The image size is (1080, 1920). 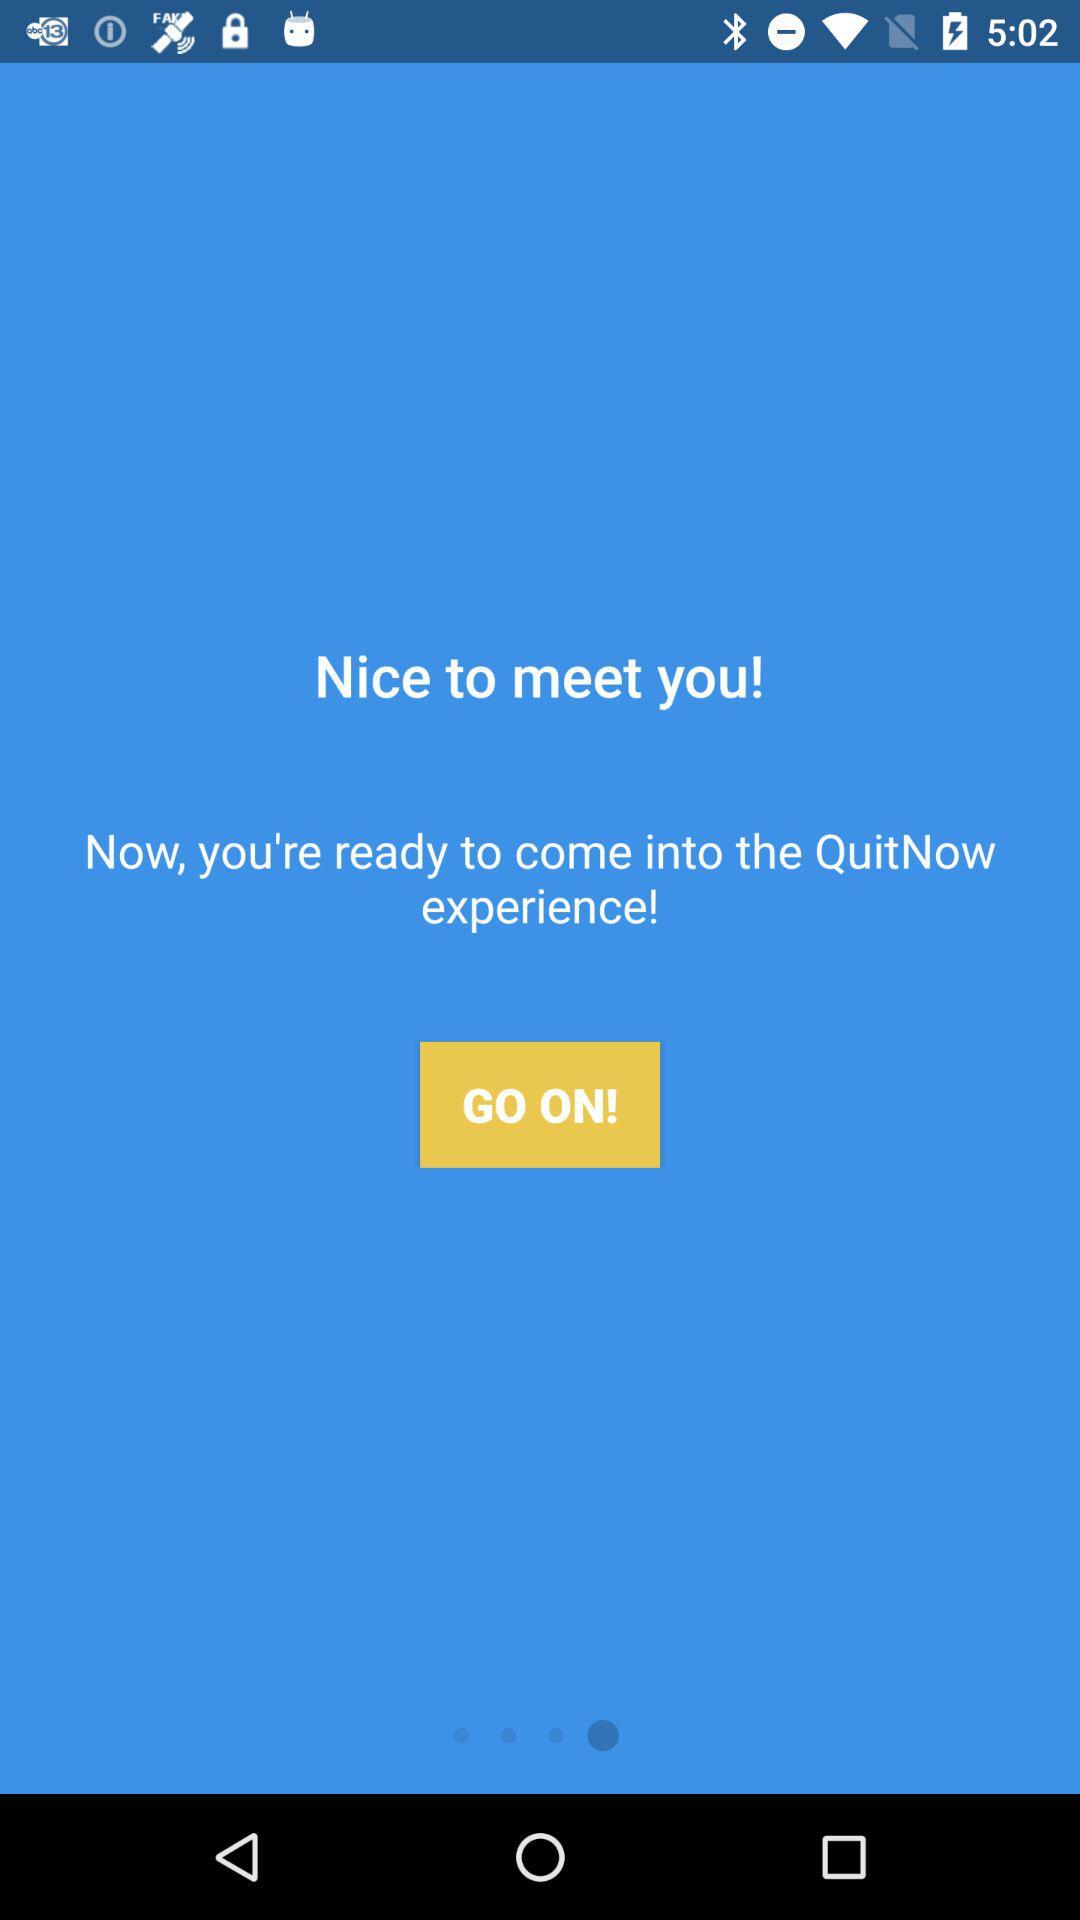 I want to click on icon below the now you re item, so click(x=540, y=1103).